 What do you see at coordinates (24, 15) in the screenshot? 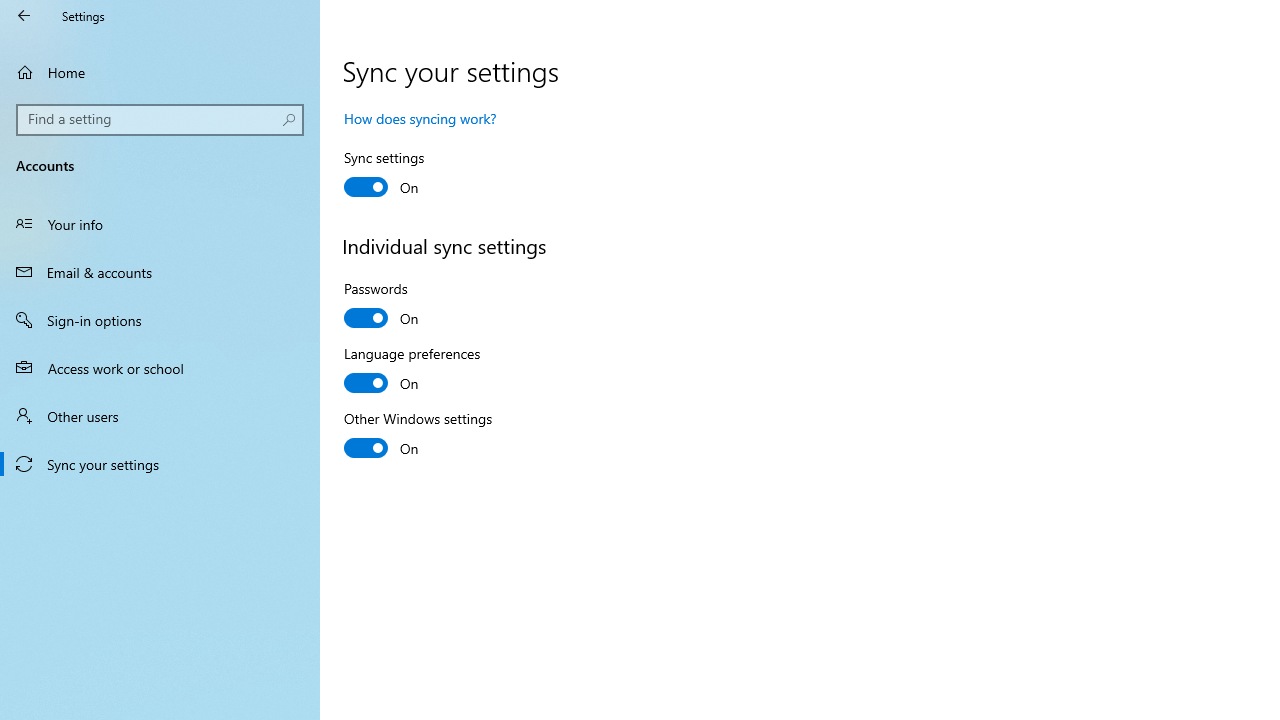
I see `'Back'` at bounding box center [24, 15].